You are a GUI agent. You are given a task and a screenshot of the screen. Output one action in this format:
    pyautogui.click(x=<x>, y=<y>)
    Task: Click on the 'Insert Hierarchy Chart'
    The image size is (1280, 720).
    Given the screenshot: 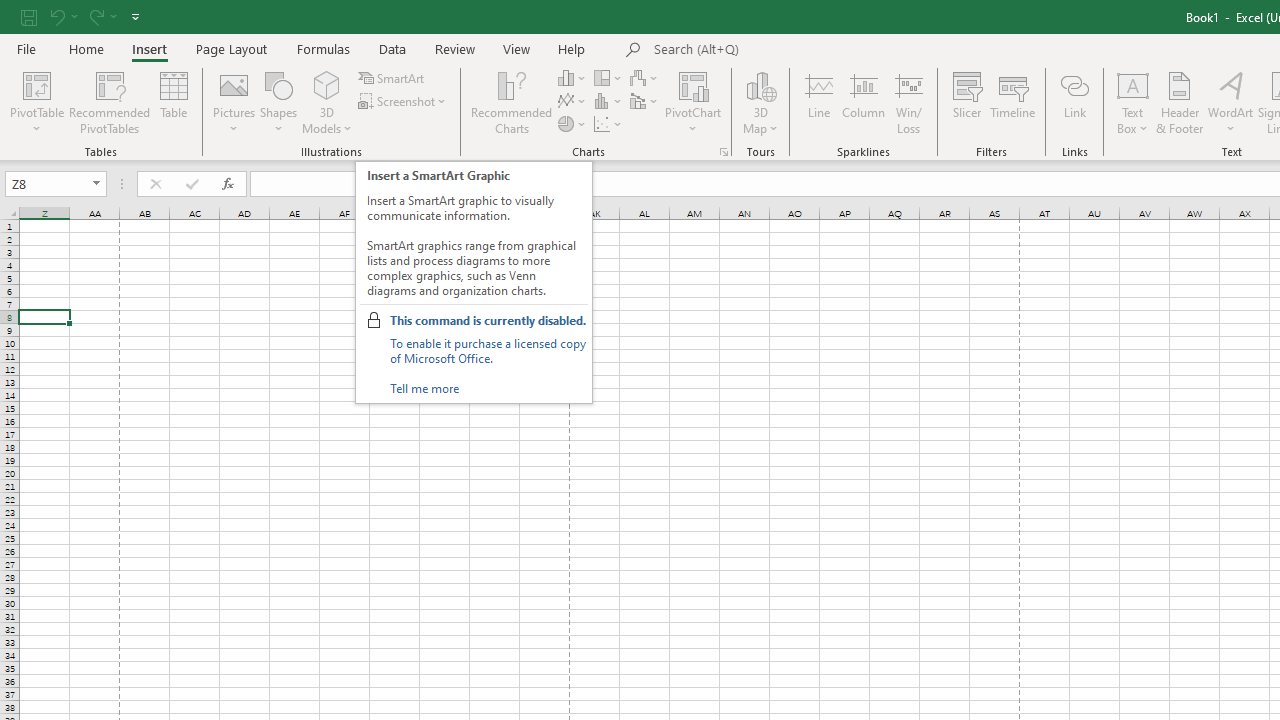 What is the action you would take?
    pyautogui.click(x=608, y=77)
    